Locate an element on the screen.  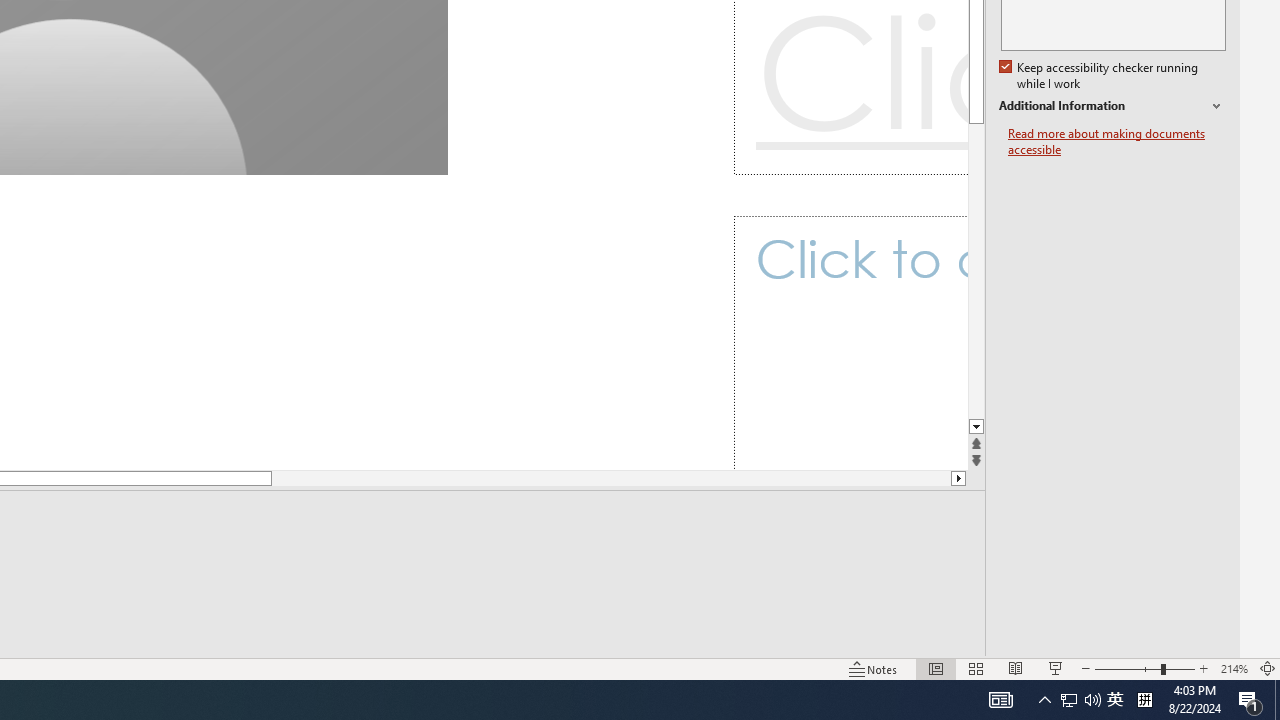
'Read more about making documents accessible' is located at coordinates (1116, 141).